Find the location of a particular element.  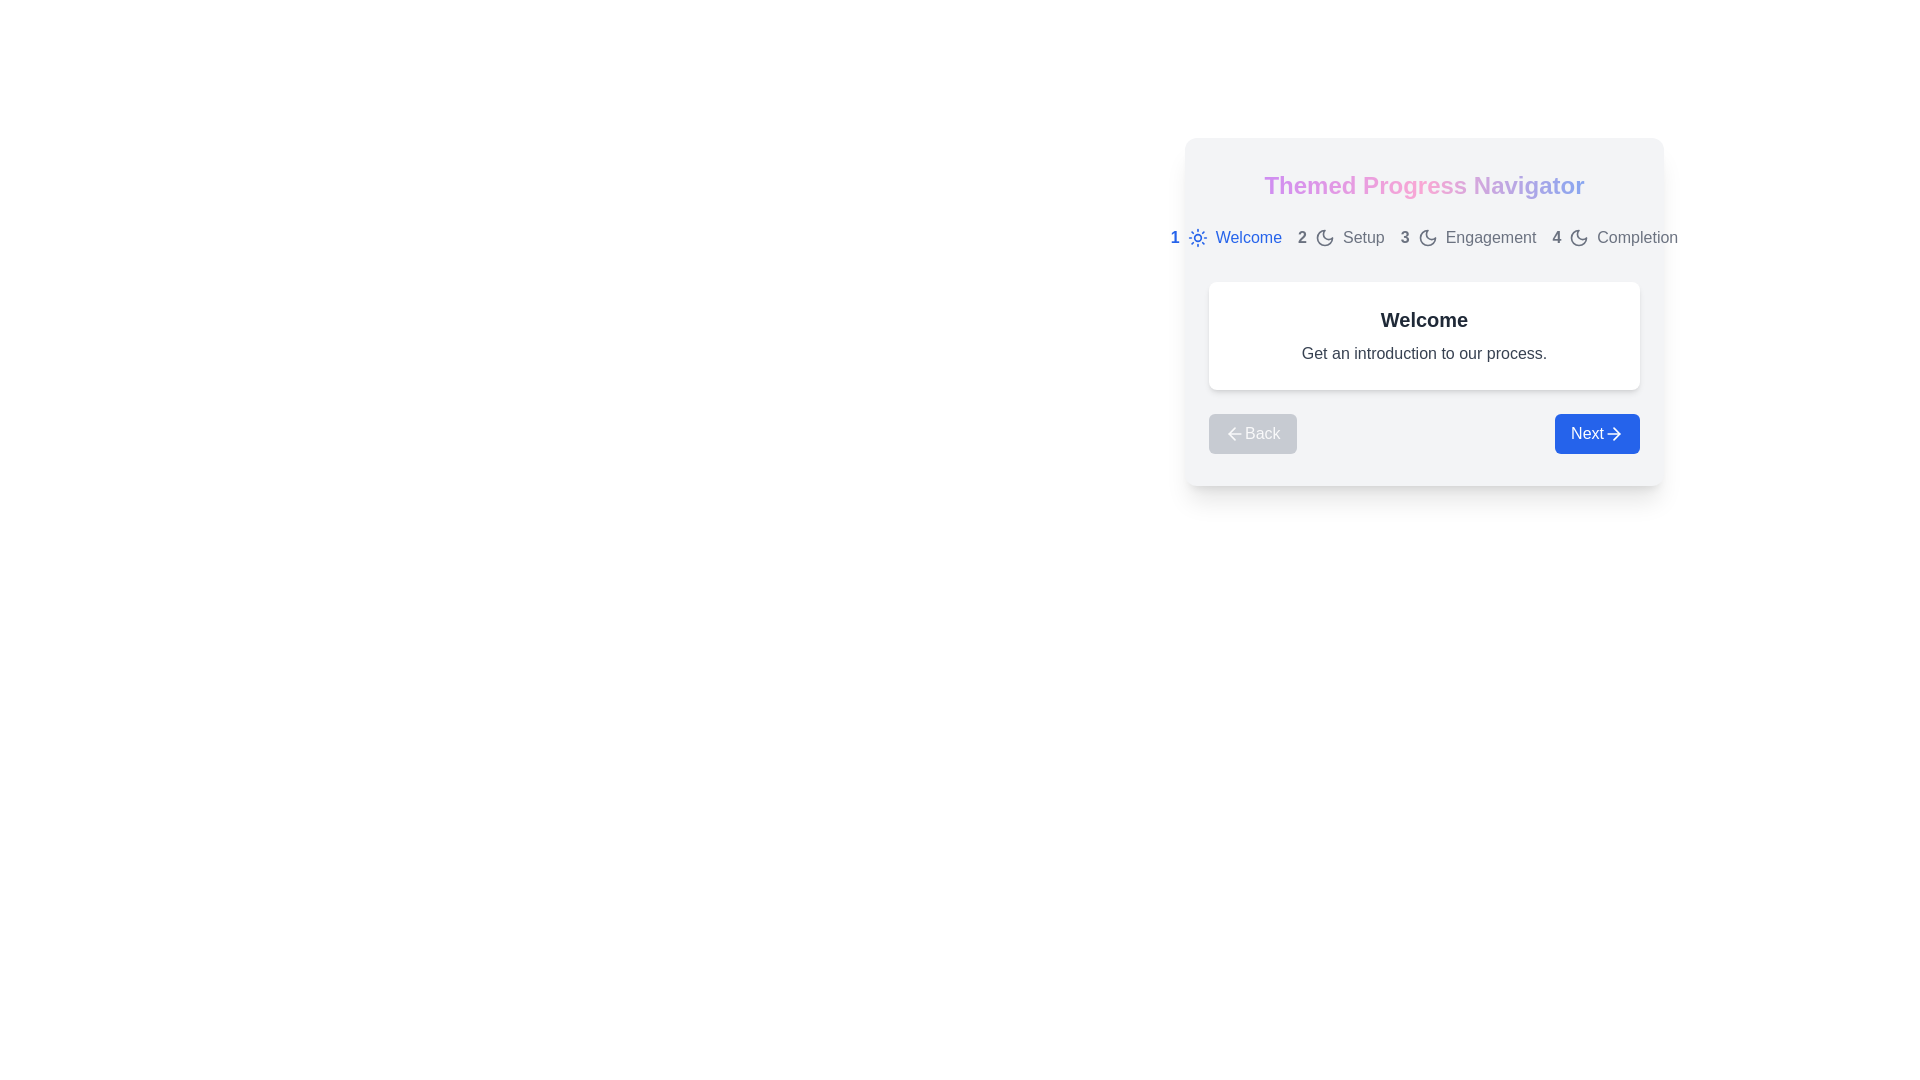

the phase indicator corresponding to phase 4 is located at coordinates (1614, 237).